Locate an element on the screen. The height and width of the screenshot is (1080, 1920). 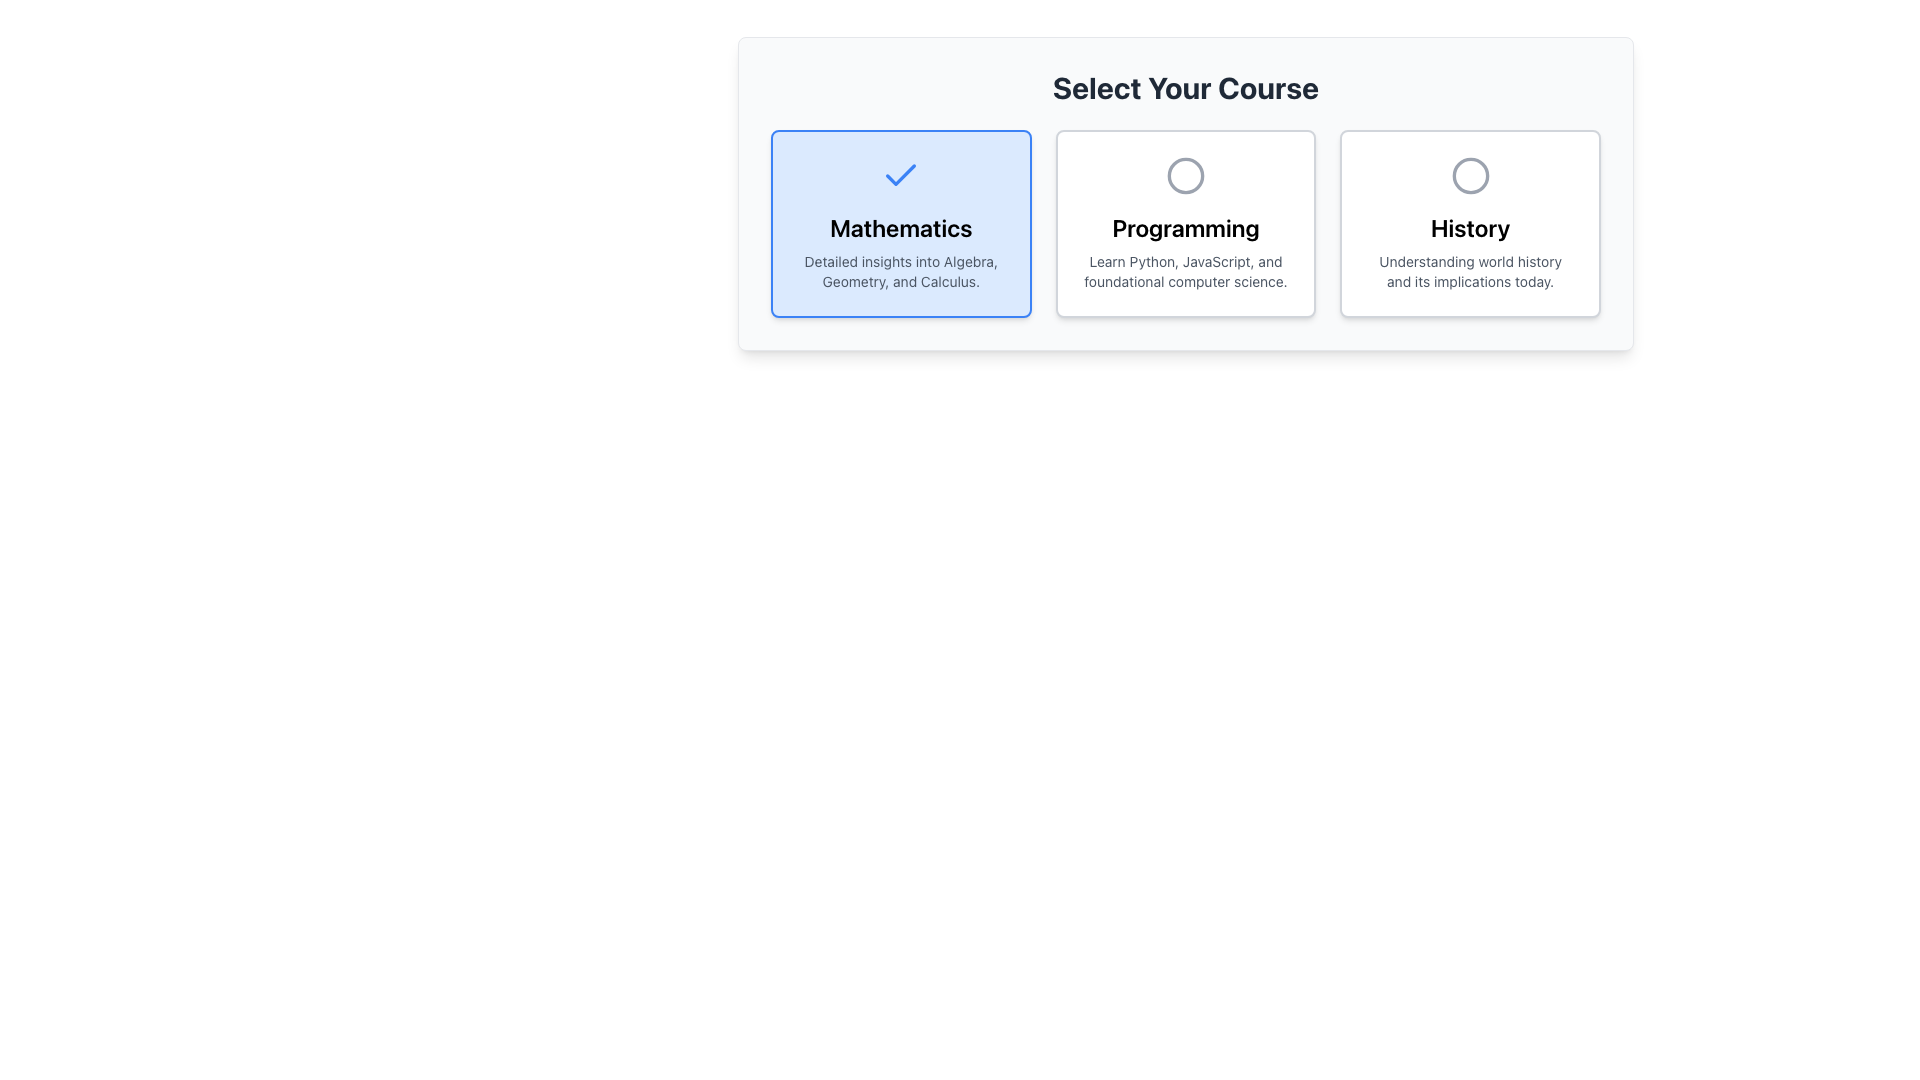
the 'History' course card, which is the rightmost card in a three-column layout, featuring a circular icon at the top and bold text reading 'History.' is located at coordinates (1470, 223).